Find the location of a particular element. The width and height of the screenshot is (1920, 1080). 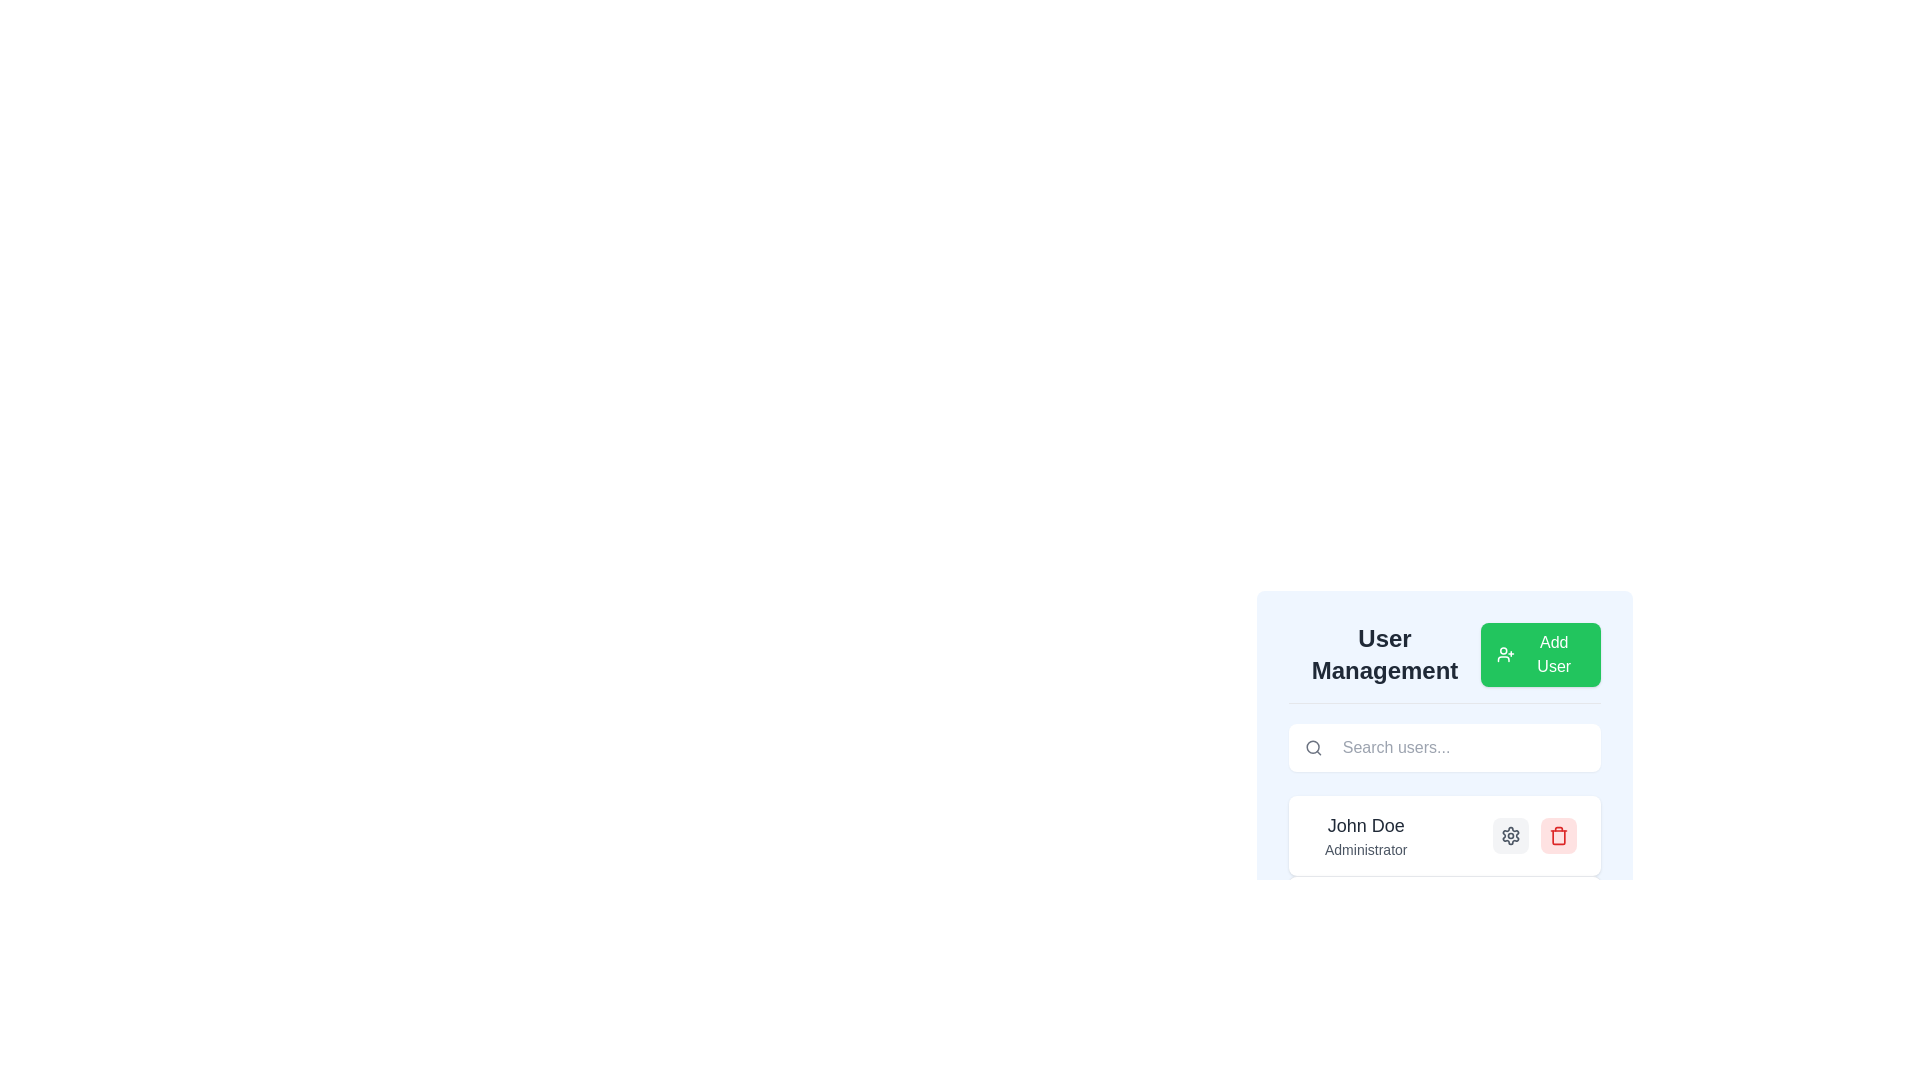

the small, square button with a light red background and a centered trash can icon is located at coordinates (1558, 836).